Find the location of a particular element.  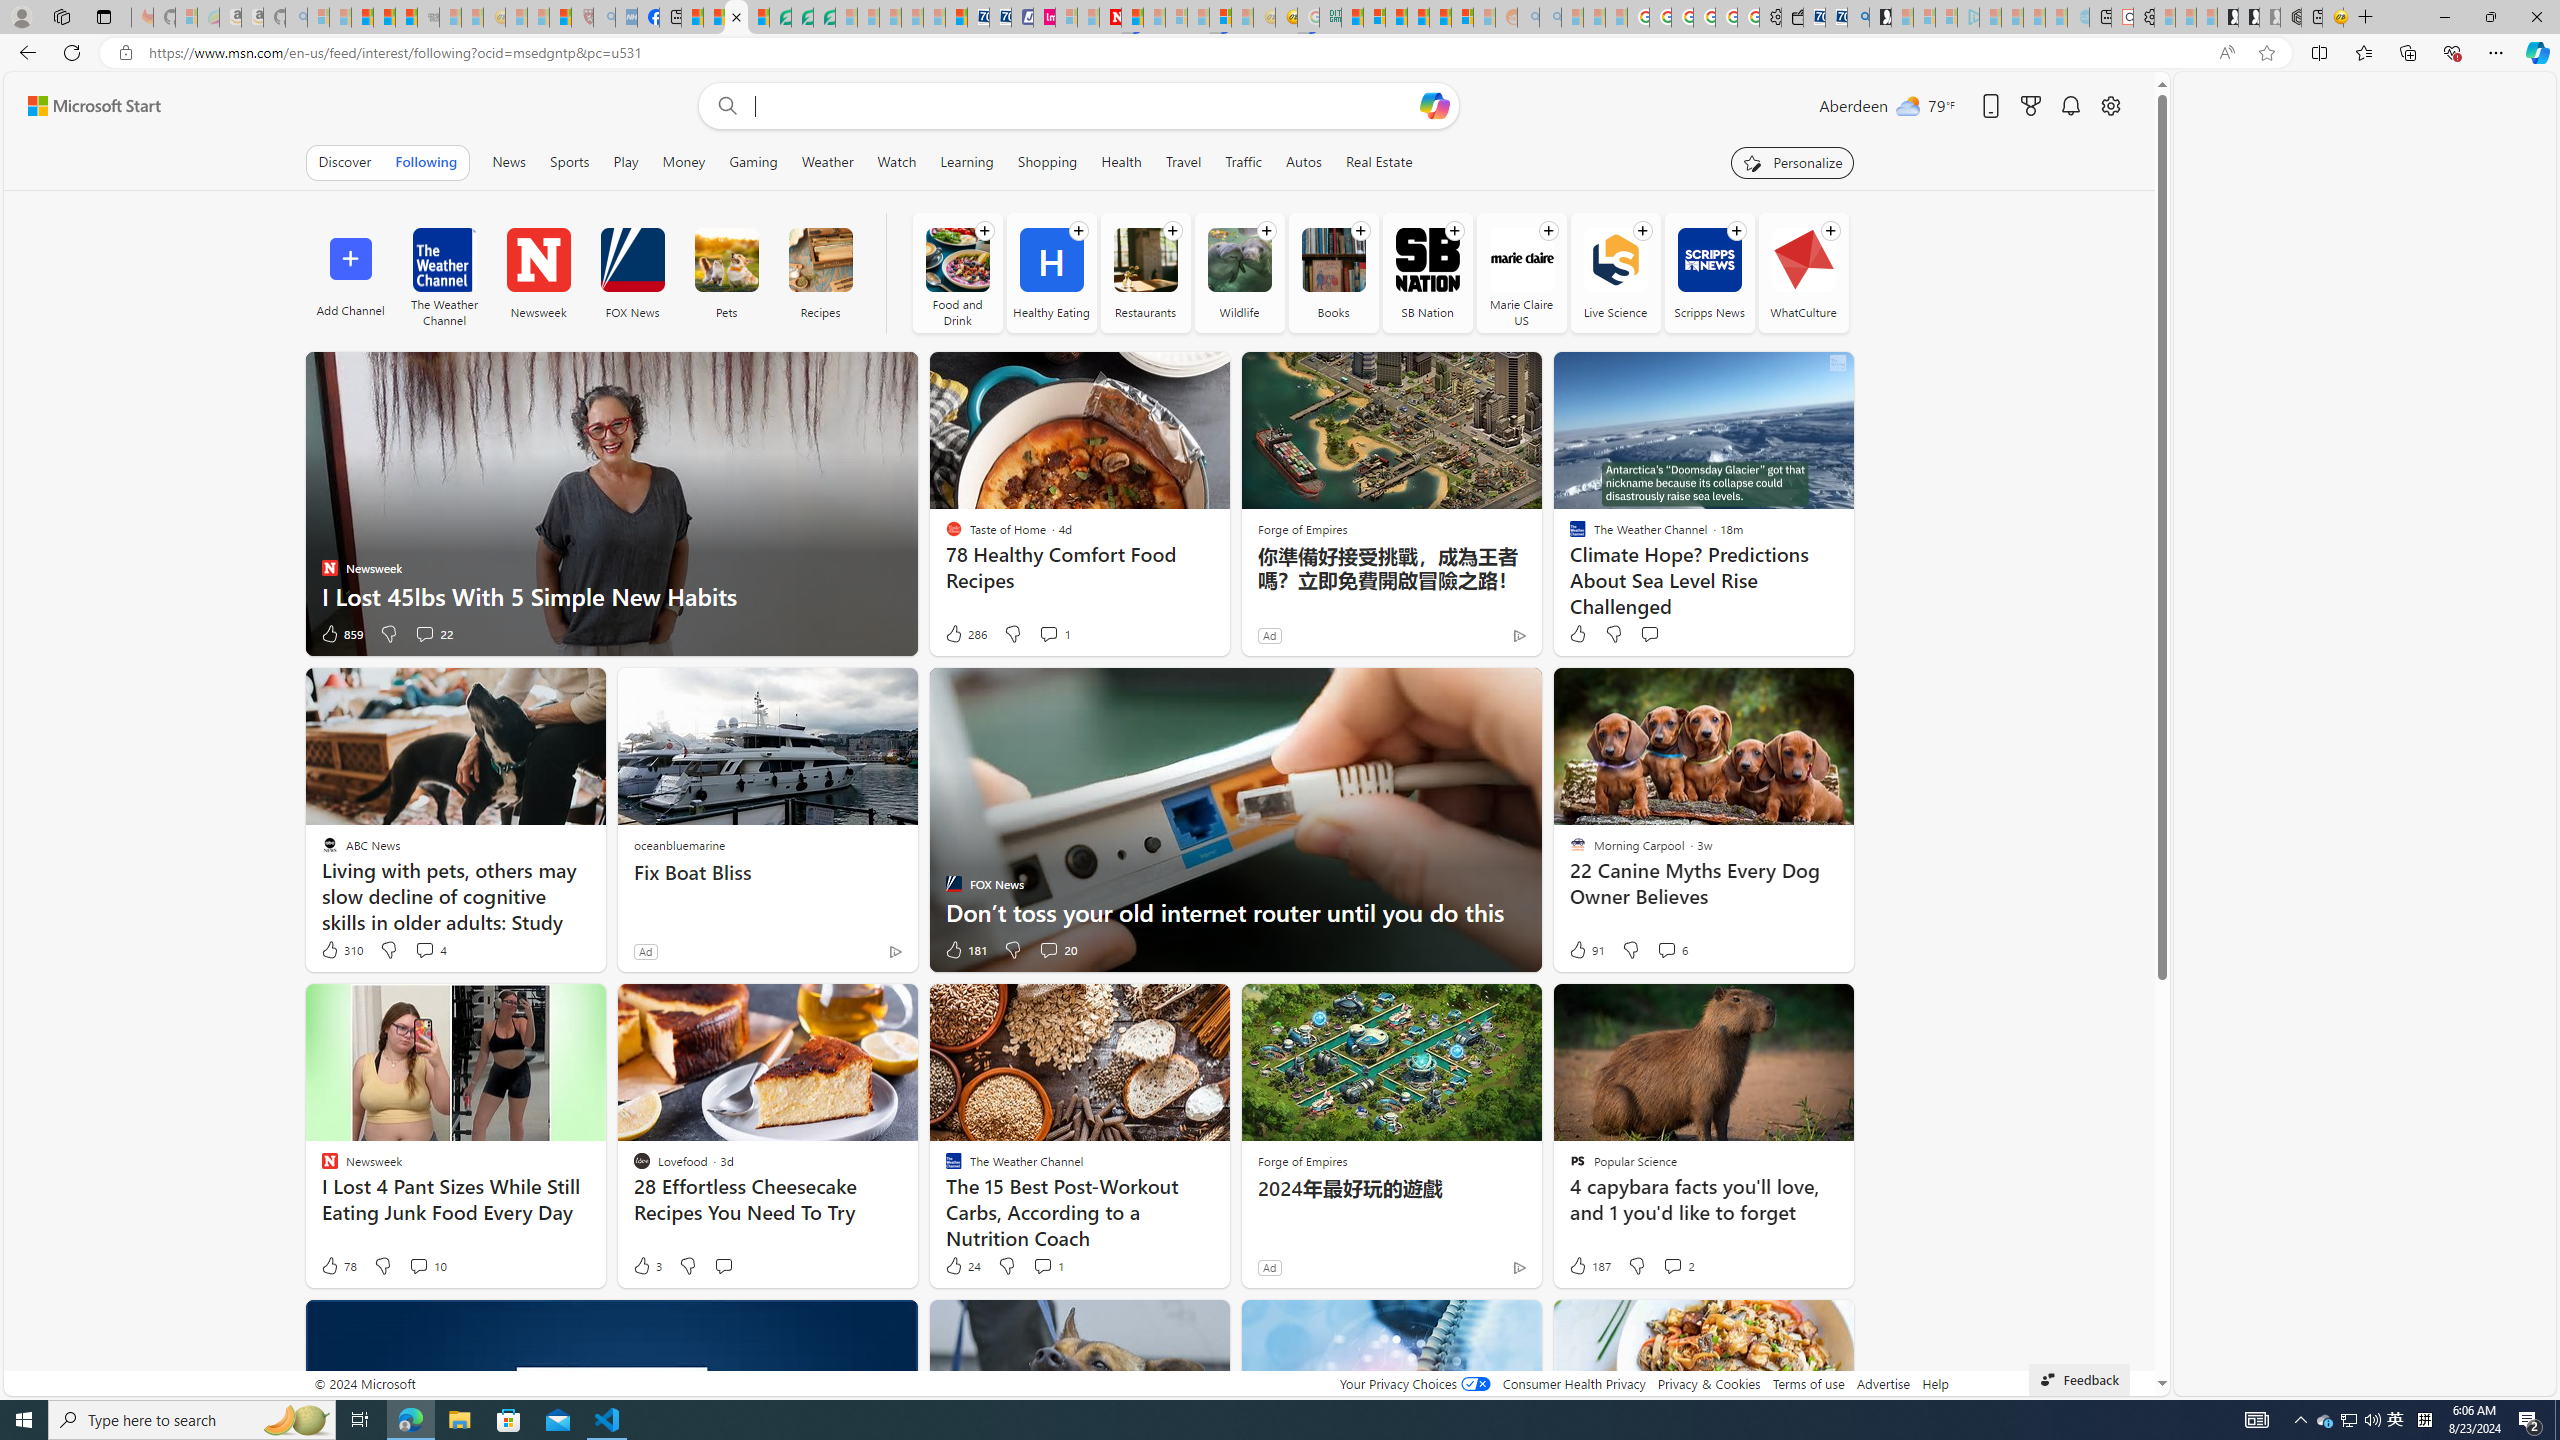

'91 Like' is located at coordinates (1585, 949).